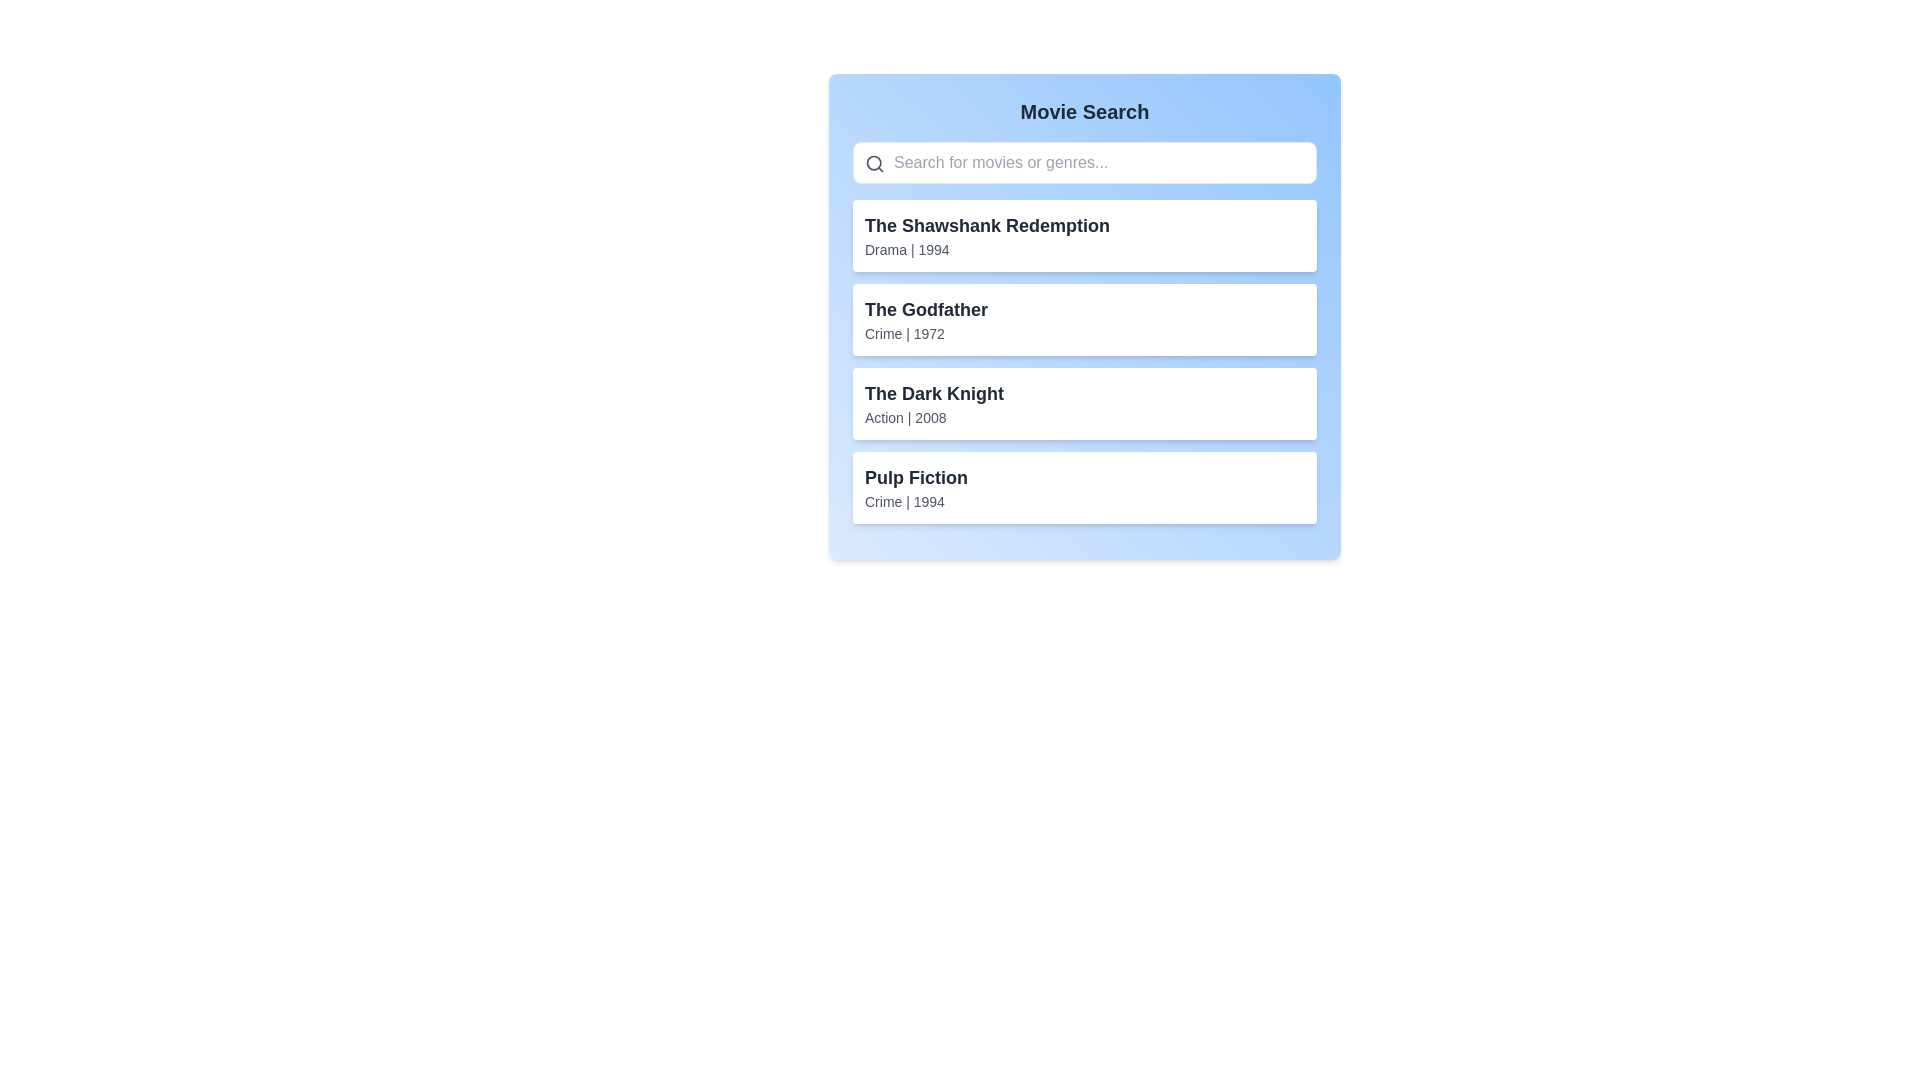  I want to click on the text label displaying the title of a movie, which is located in the second row beneath 'The Shawshank Redemption' and above 'The Dark Knight', so click(925, 309).